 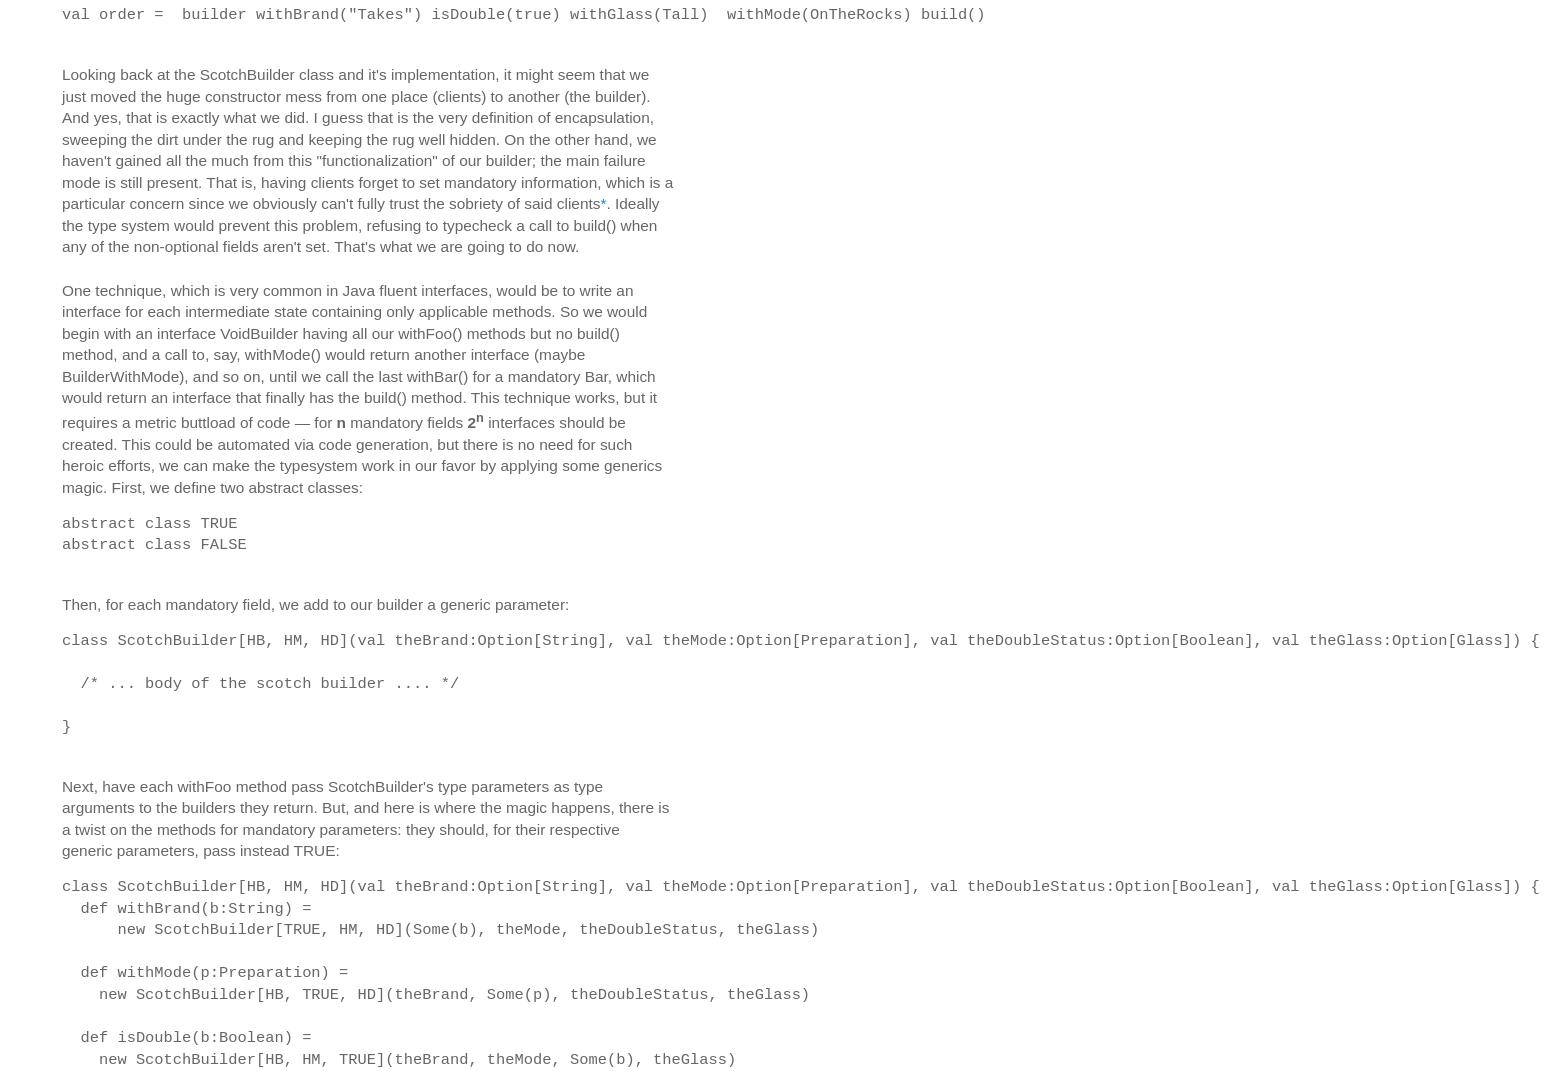 What do you see at coordinates (358, 355) in the screenshot?
I see `'One technique, which is very common in Java fluent interfaces, would be to write an interface for each intermediate state containing only applicable methods. So we would begin with an interface VoidBuilder having all our withFoo() methods but no build() method, and a call to, say, withMode() would return another interface (maybe BuilderWithMode), and so on, until we call the last withBar() for a mandatory Bar, which would return an interface that finally has the build() method. This technique works, but it requires a metric buttload of code — for'` at bounding box center [358, 355].